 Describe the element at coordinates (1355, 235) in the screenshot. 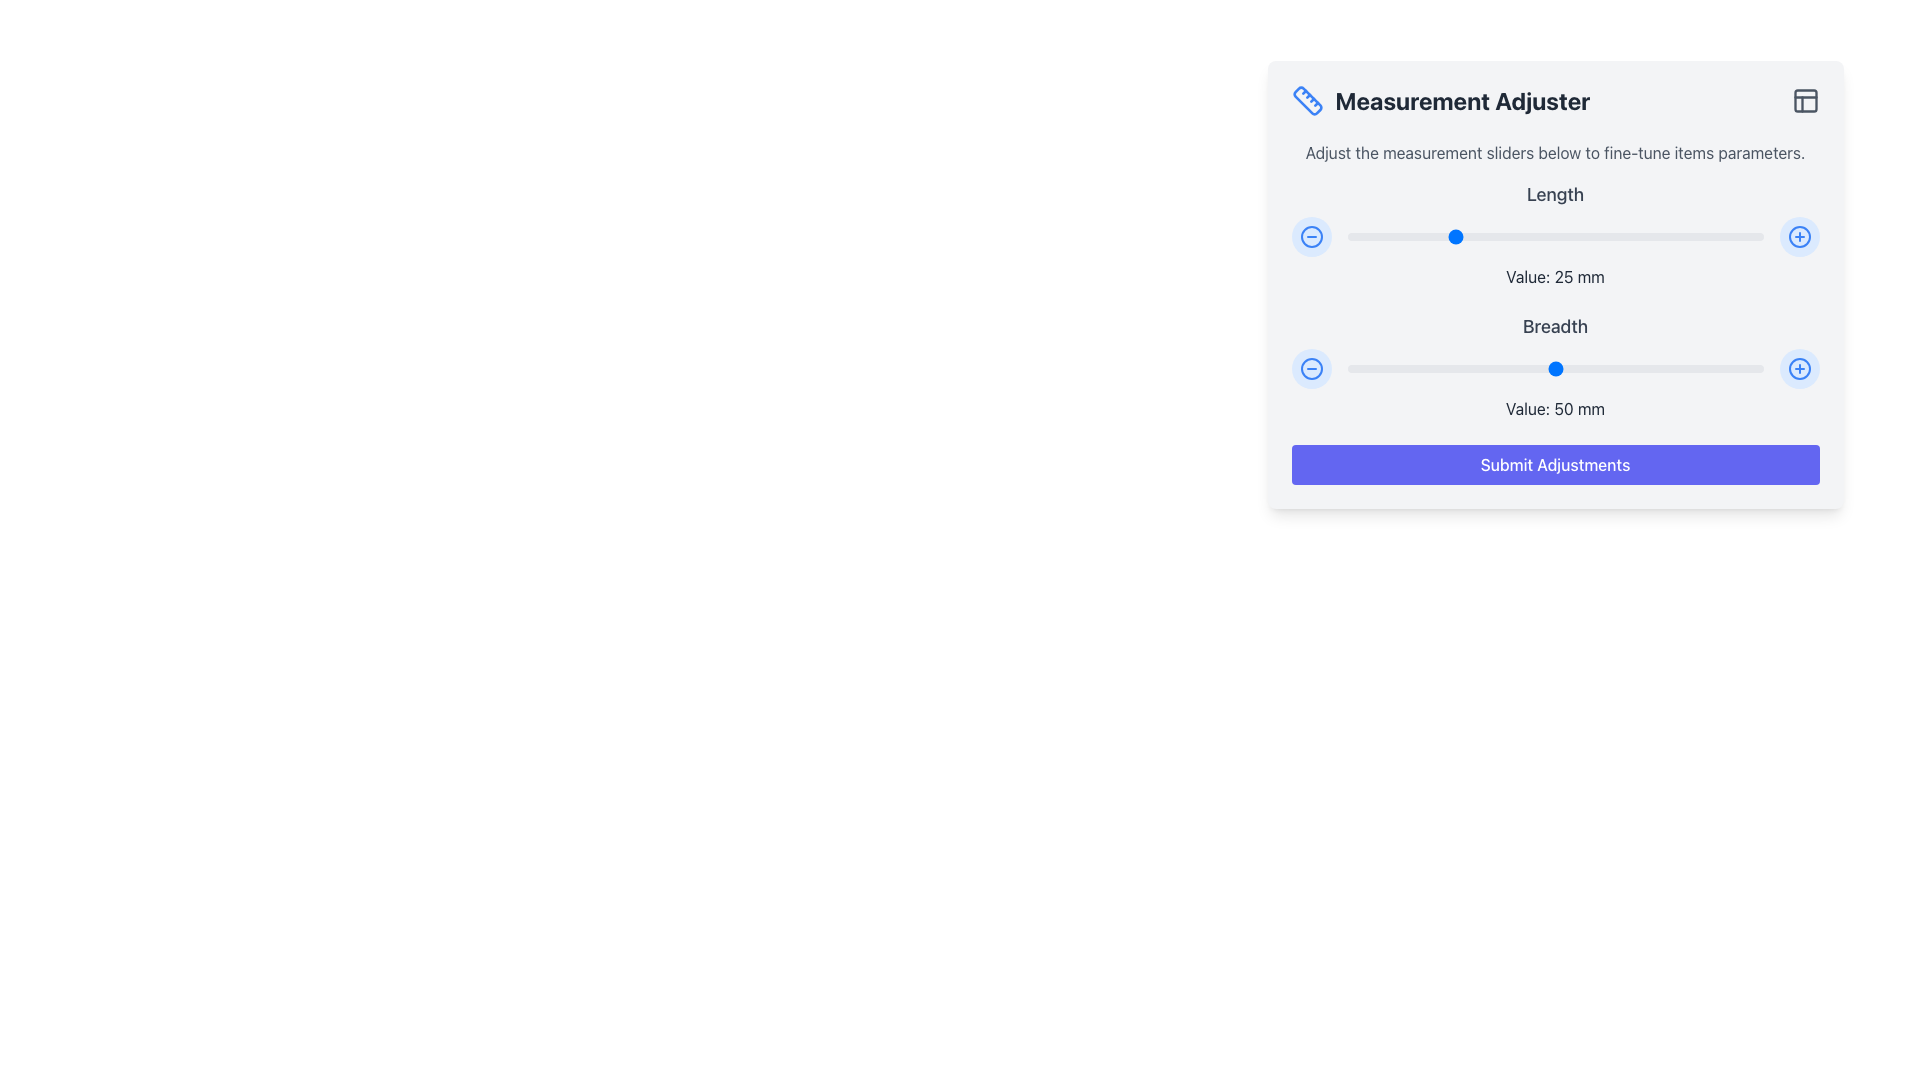

I see `the length adjustment slider` at that location.